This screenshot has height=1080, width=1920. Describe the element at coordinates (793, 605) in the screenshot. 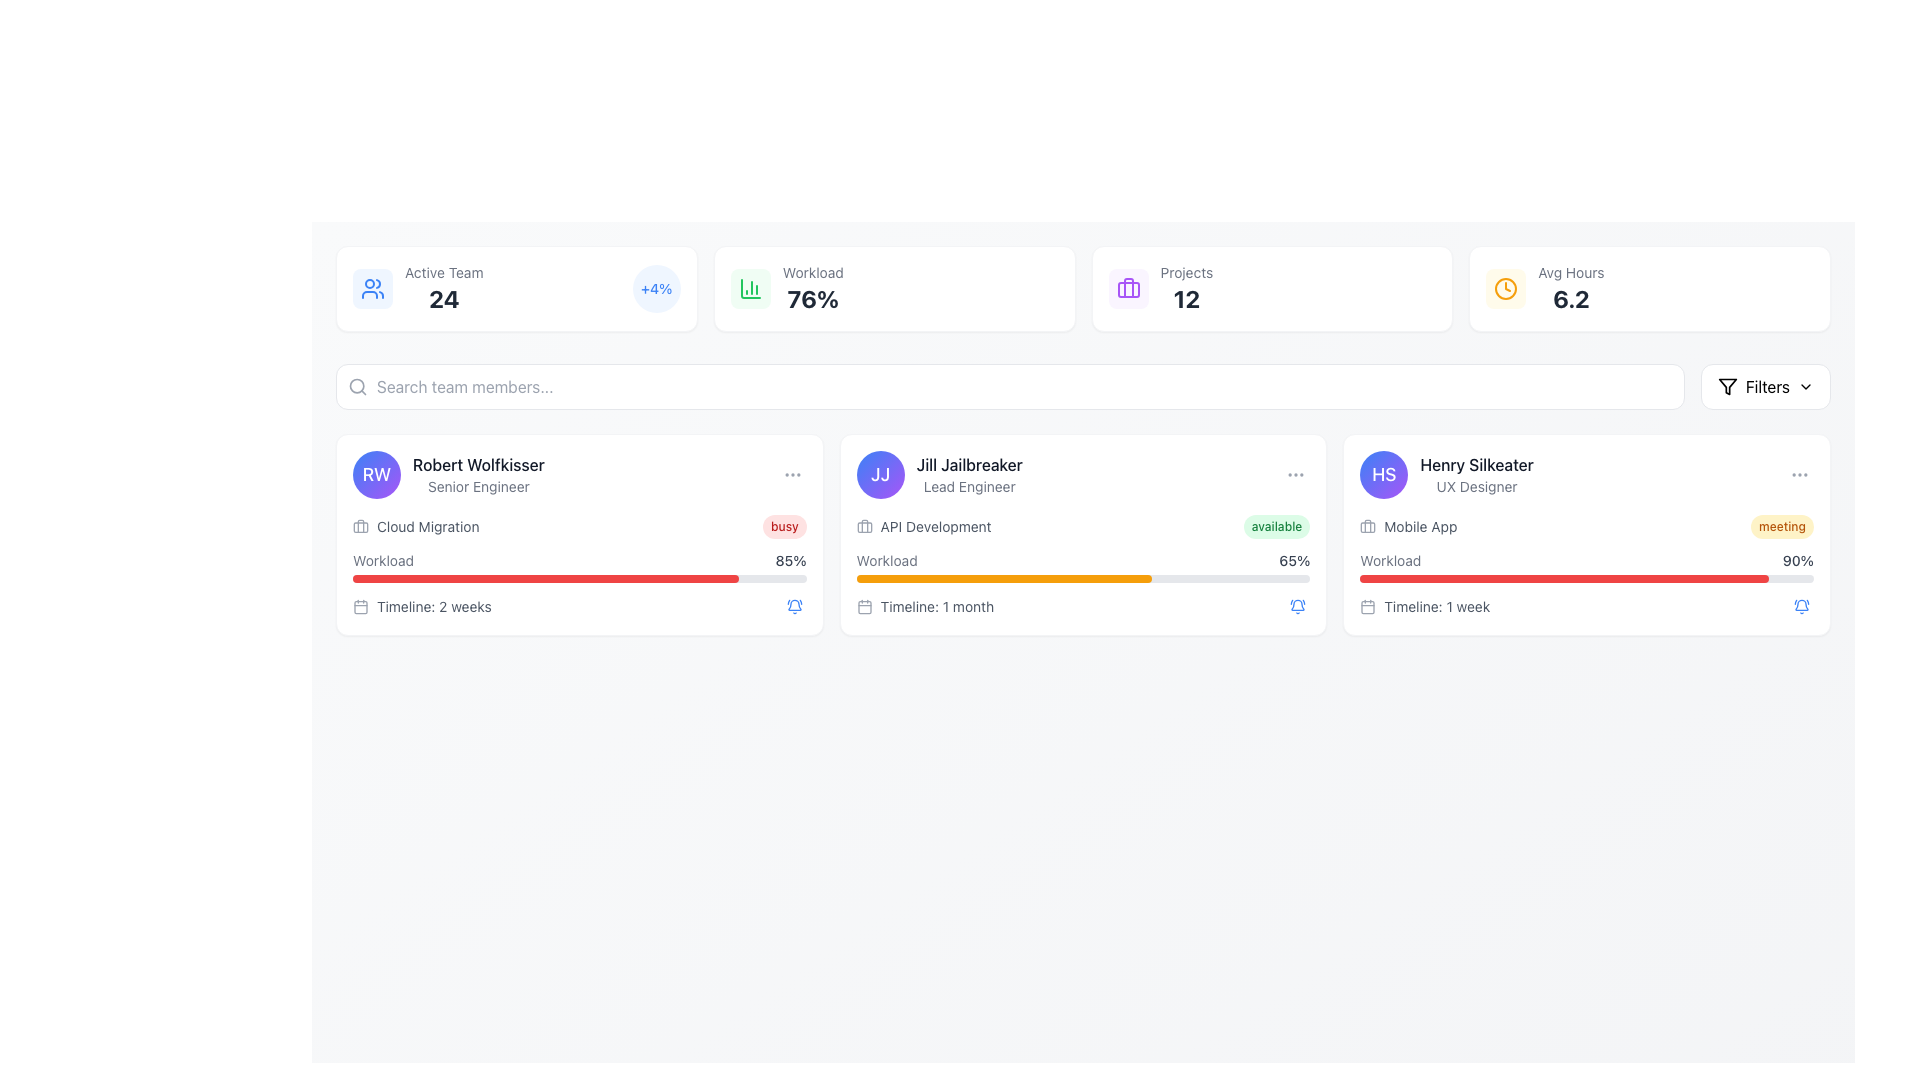

I see `the notification button located at the bottom-right corner of the card for 'Robert Wolfkisser' to apply focus effects` at that location.